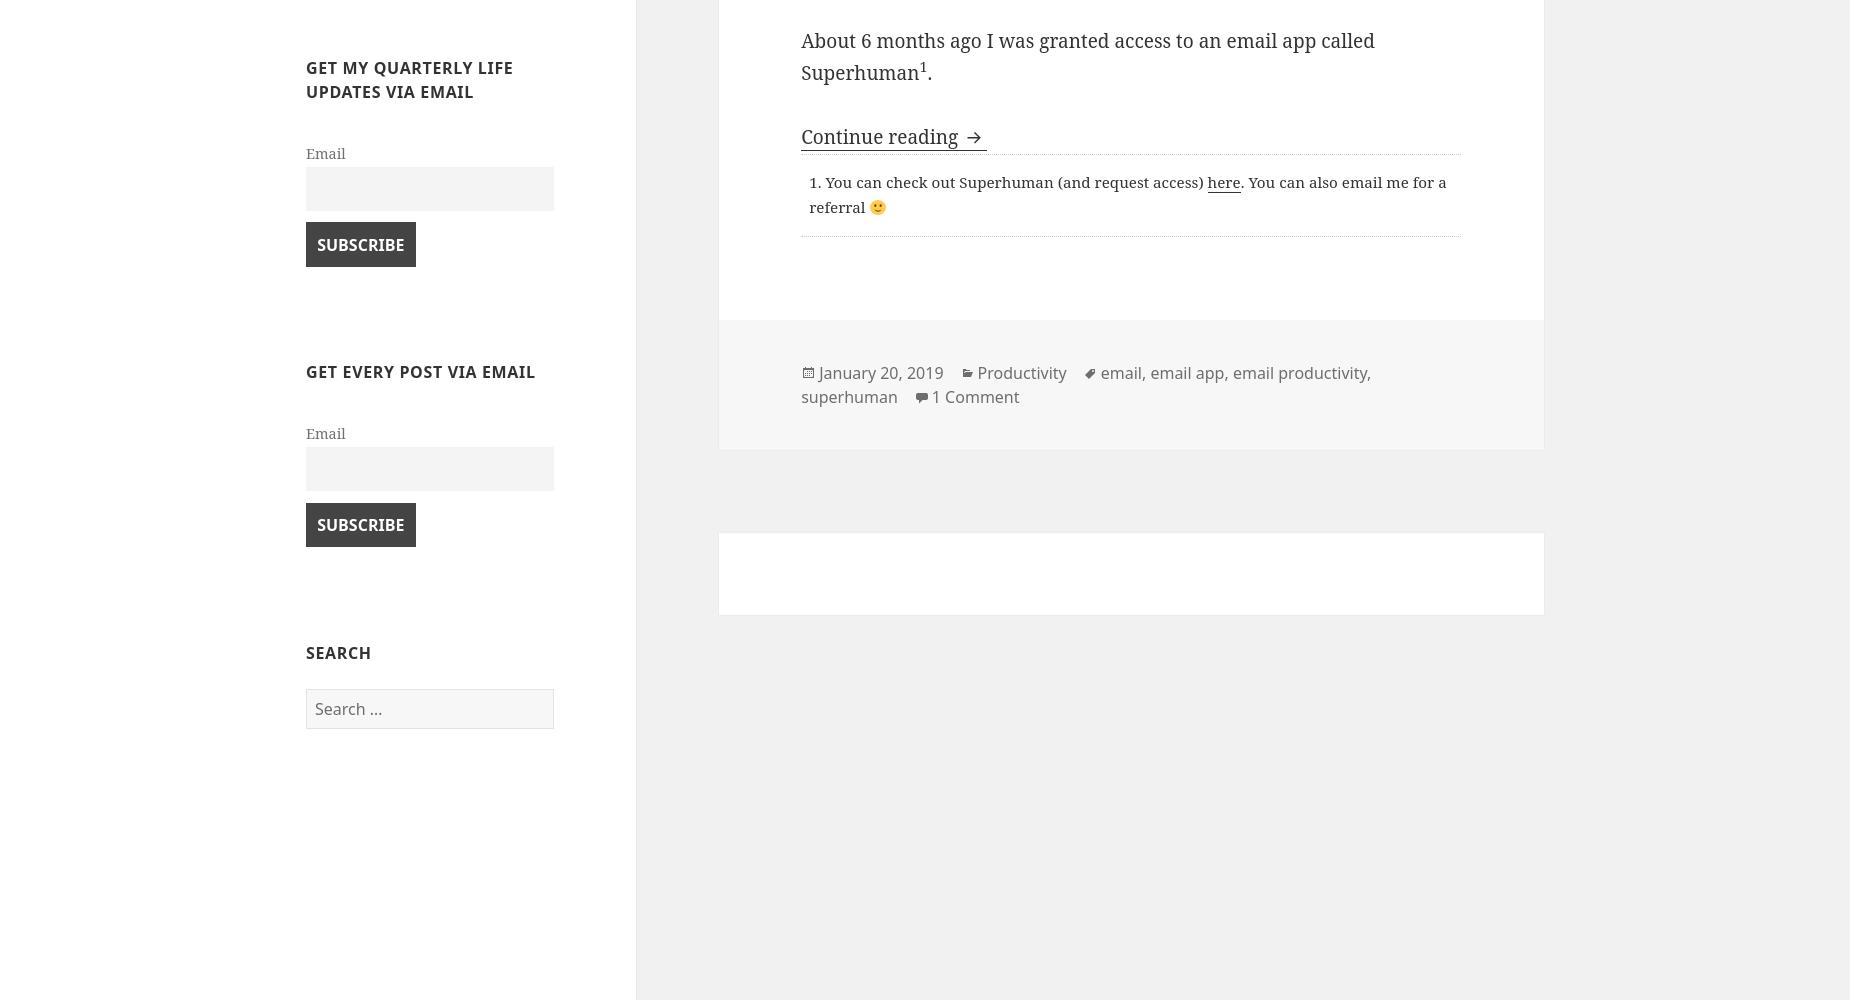  I want to click on 'email app', so click(1148, 371).